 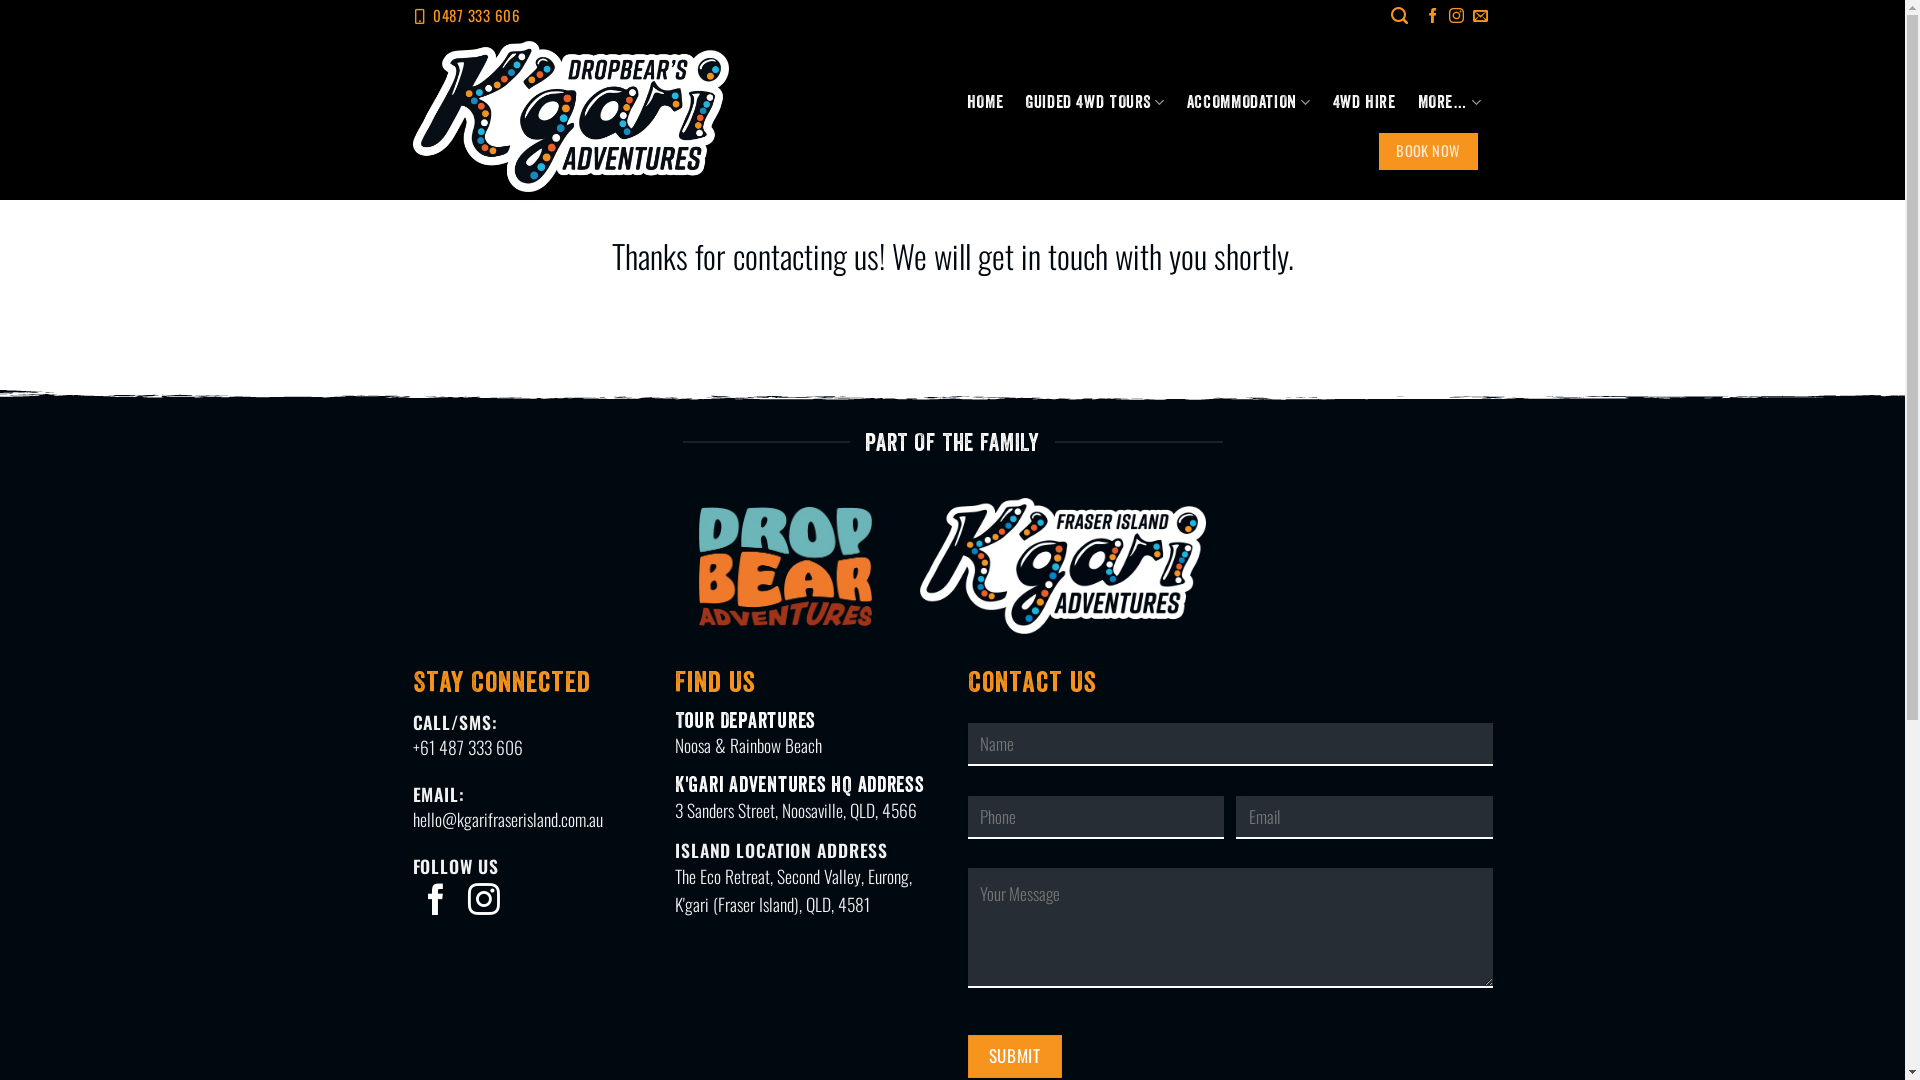 I want to click on 'Submit', so click(x=968, y=1055).